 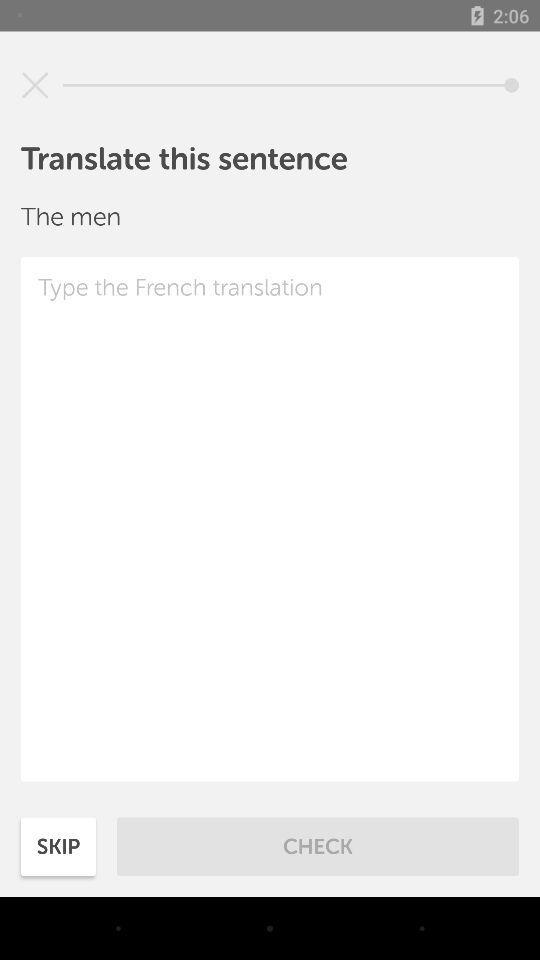 I want to click on skip icon, so click(x=58, y=845).